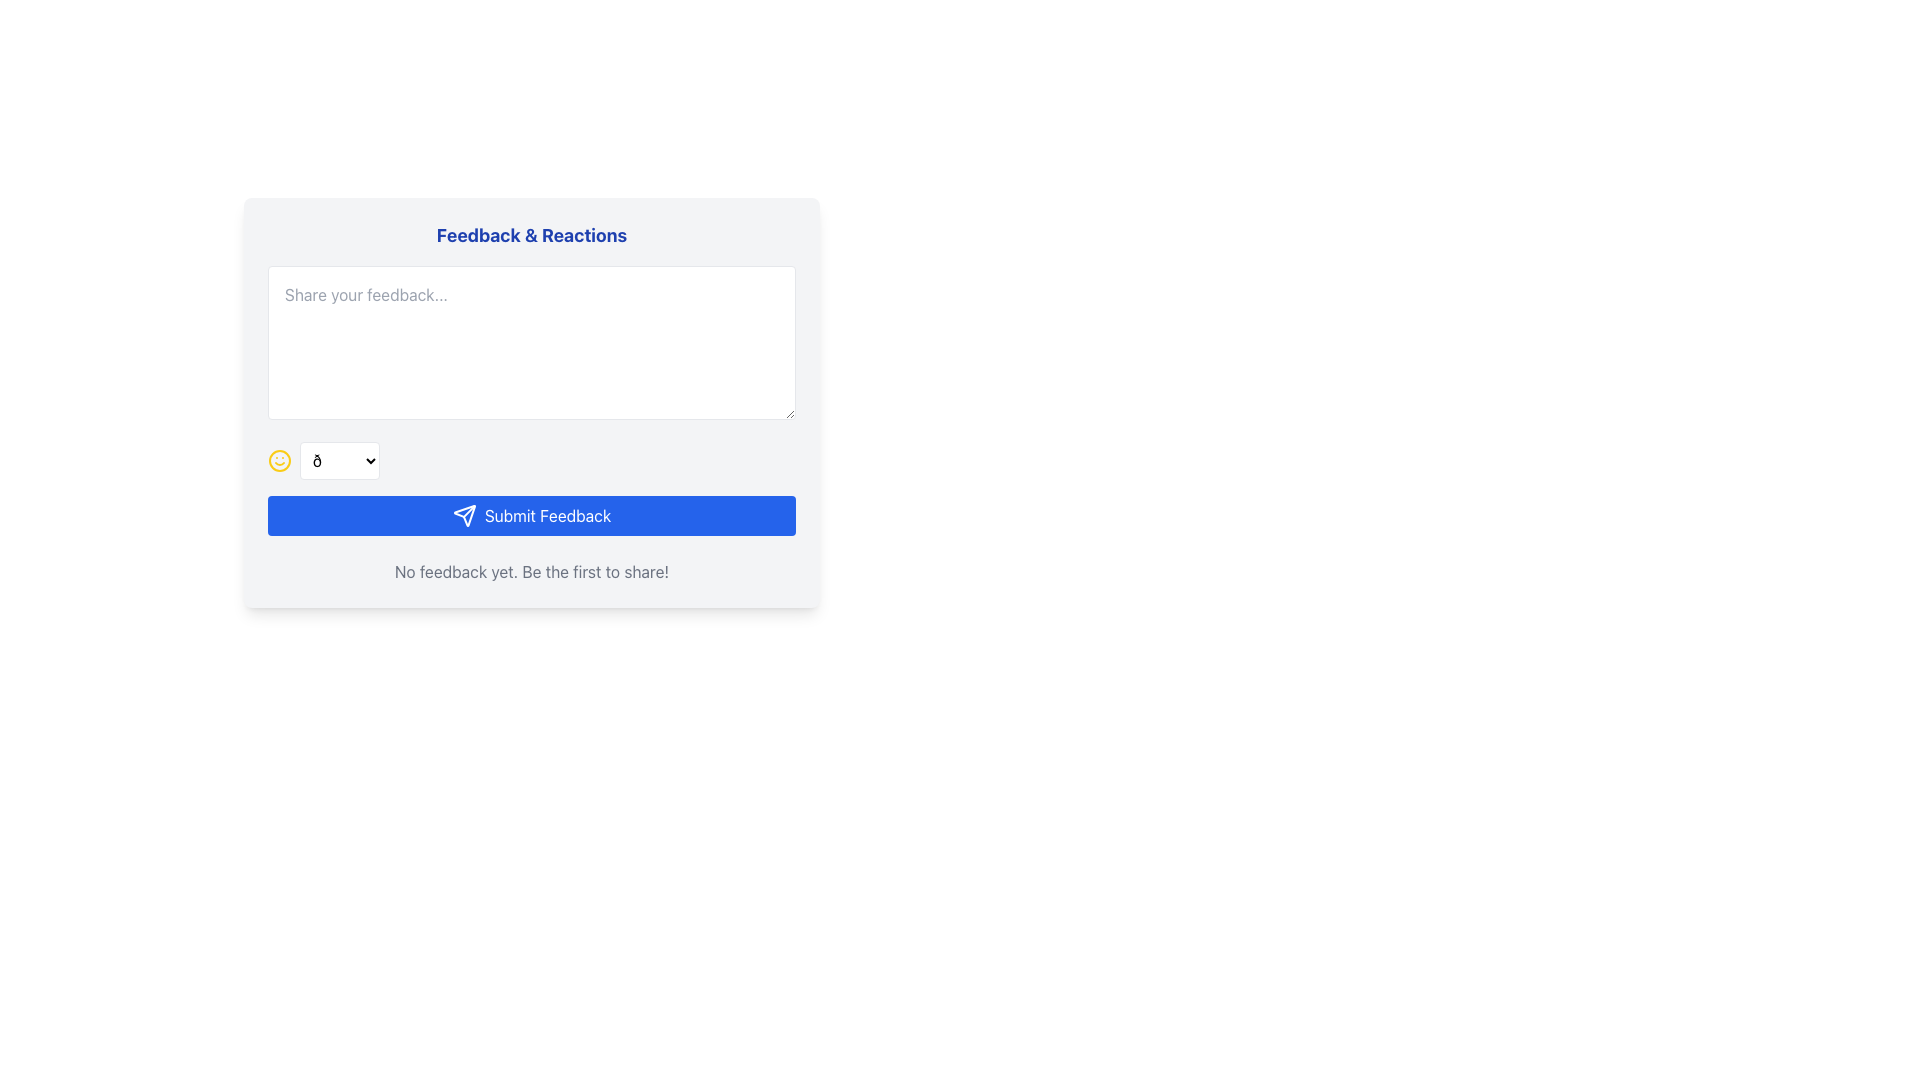 This screenshot has height=1080, width=1920. I want to click on the central circle of the smiley face icon located to the left side of the dropdown menu in the feedback interface, so click(278, 461).